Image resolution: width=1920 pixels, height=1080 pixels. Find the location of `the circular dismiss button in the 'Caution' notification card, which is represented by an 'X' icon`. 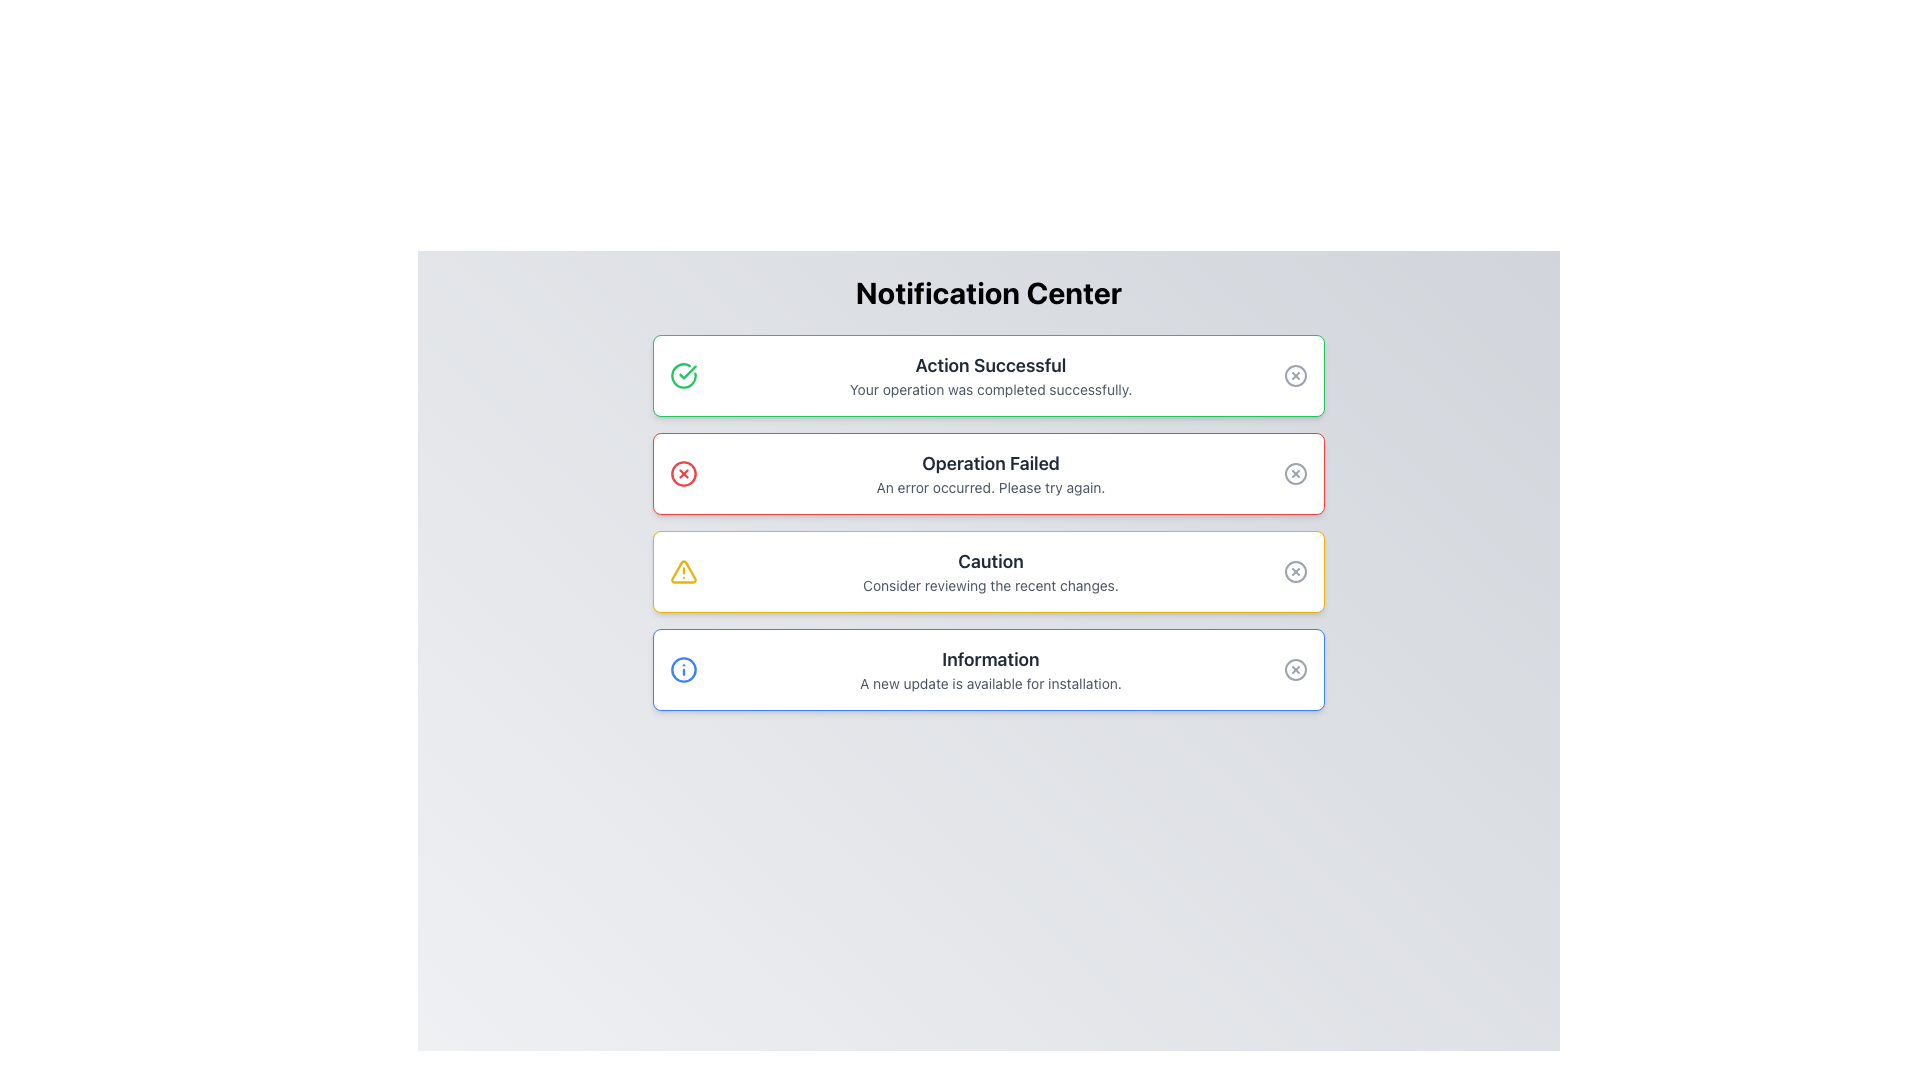

the circular dismiss button in the 'Caution' notification card, which is represented by an 'X' icon is located at coordinates (1296, 571).